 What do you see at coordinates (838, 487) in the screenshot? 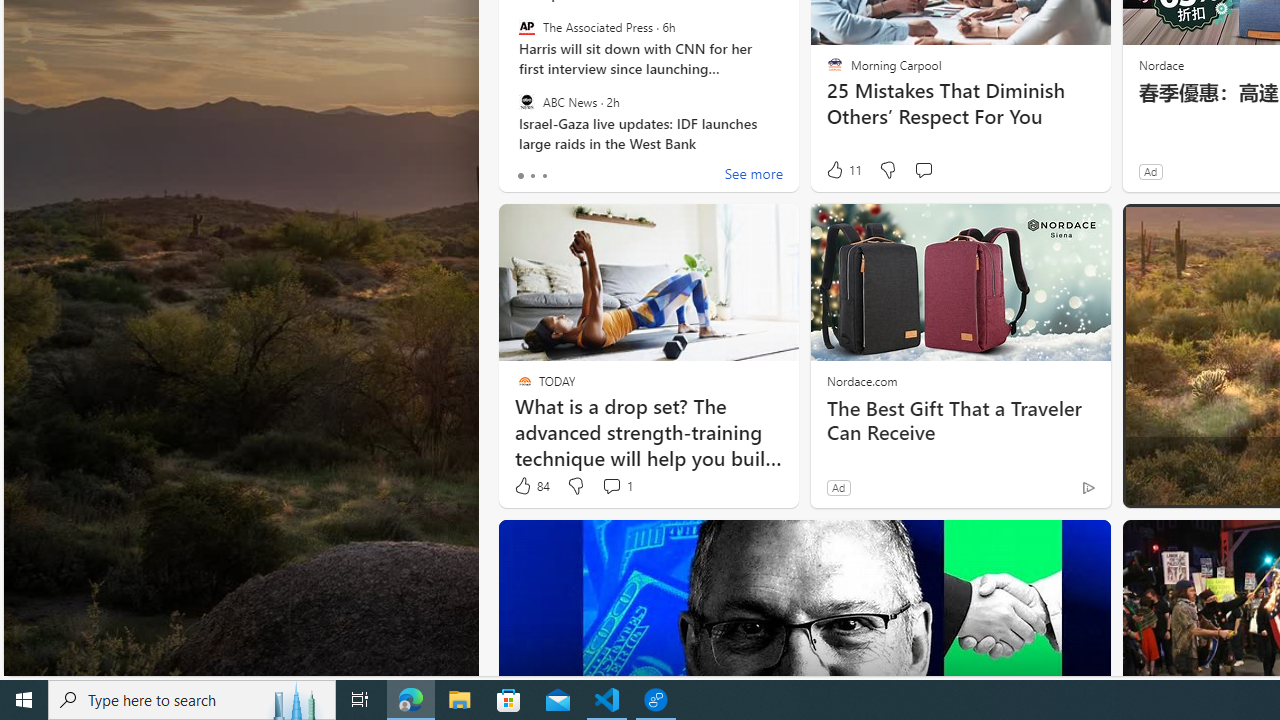
I see `'Ad'` at bounding box center [838, 487].